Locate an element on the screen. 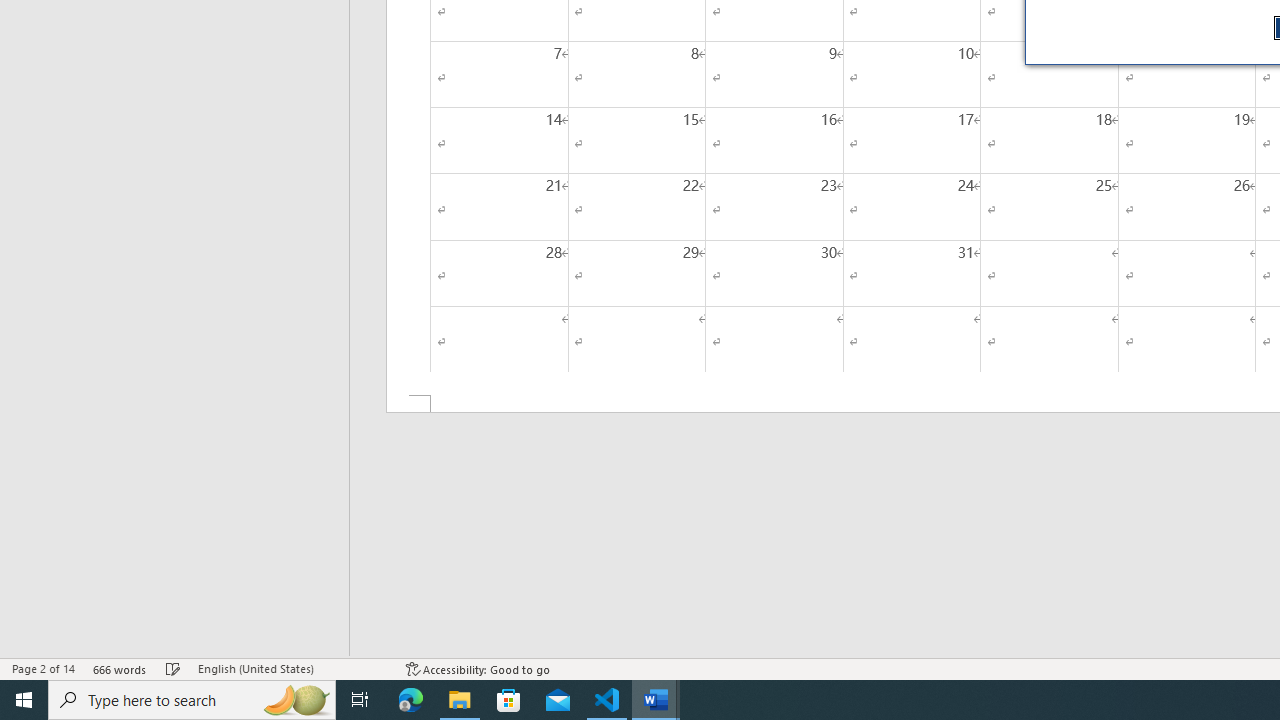 The width and height of the screenshot is (1280, 720). 'Microsoft Edge' is located at coordinates (410, 698).